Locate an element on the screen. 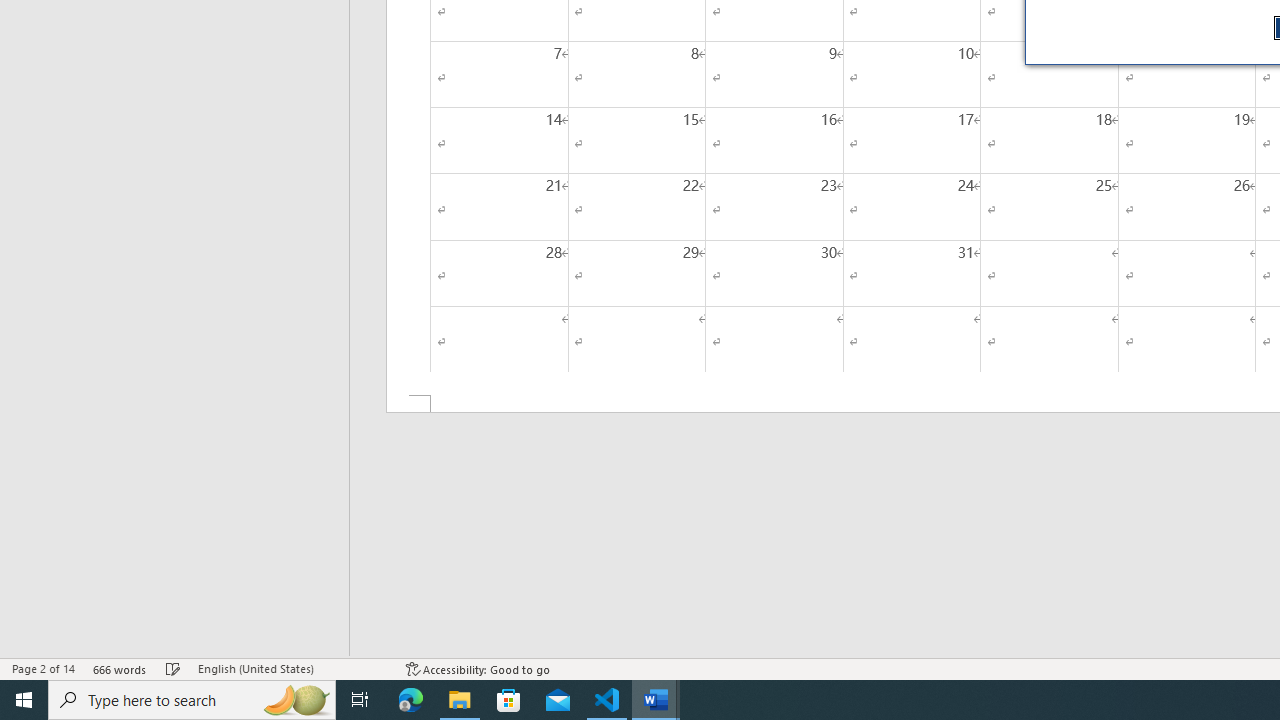 The width and height of the screenshot is (1280, 720). 'Microsoft Edge' is located at coordinates (410, 698).